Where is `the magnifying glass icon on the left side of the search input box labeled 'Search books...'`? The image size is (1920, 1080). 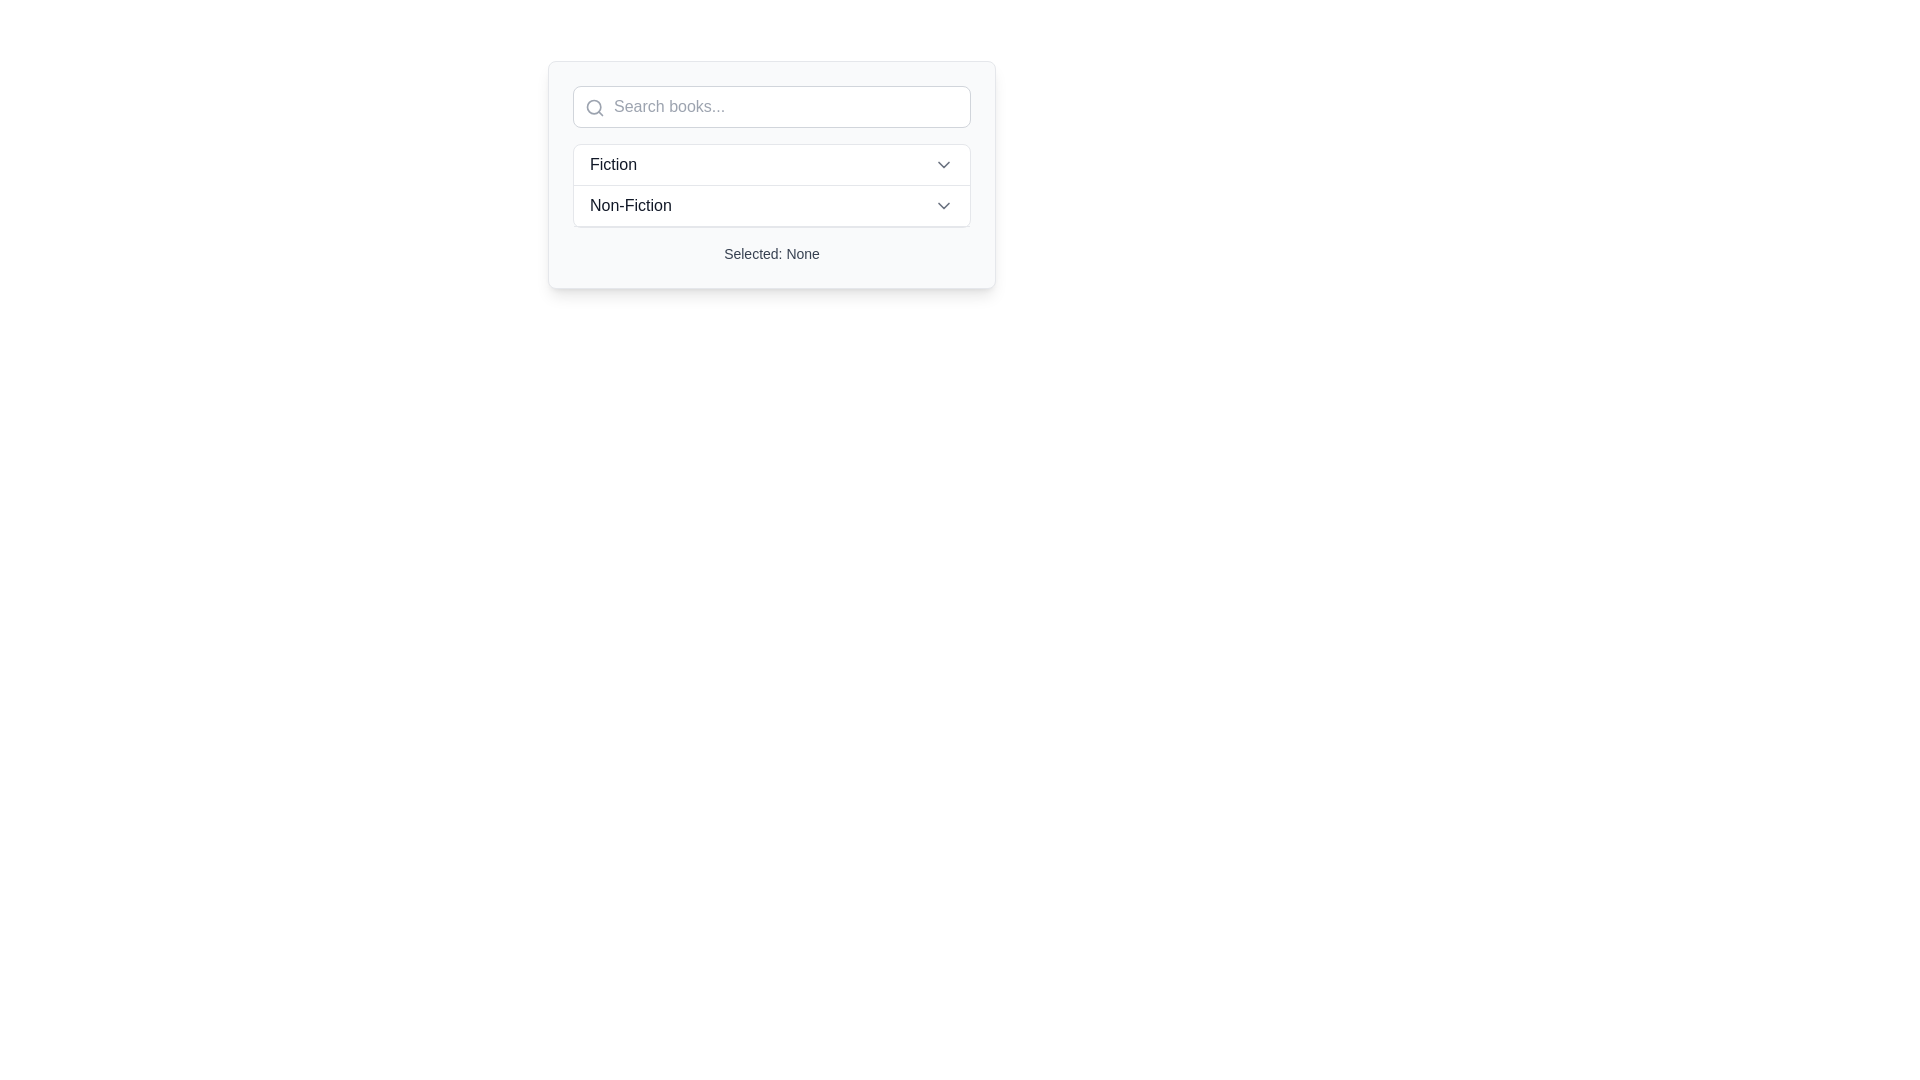
the magnifying glass icon on the left side of the search input box labeled 'Search books...' is located at coordinates (594, 108).